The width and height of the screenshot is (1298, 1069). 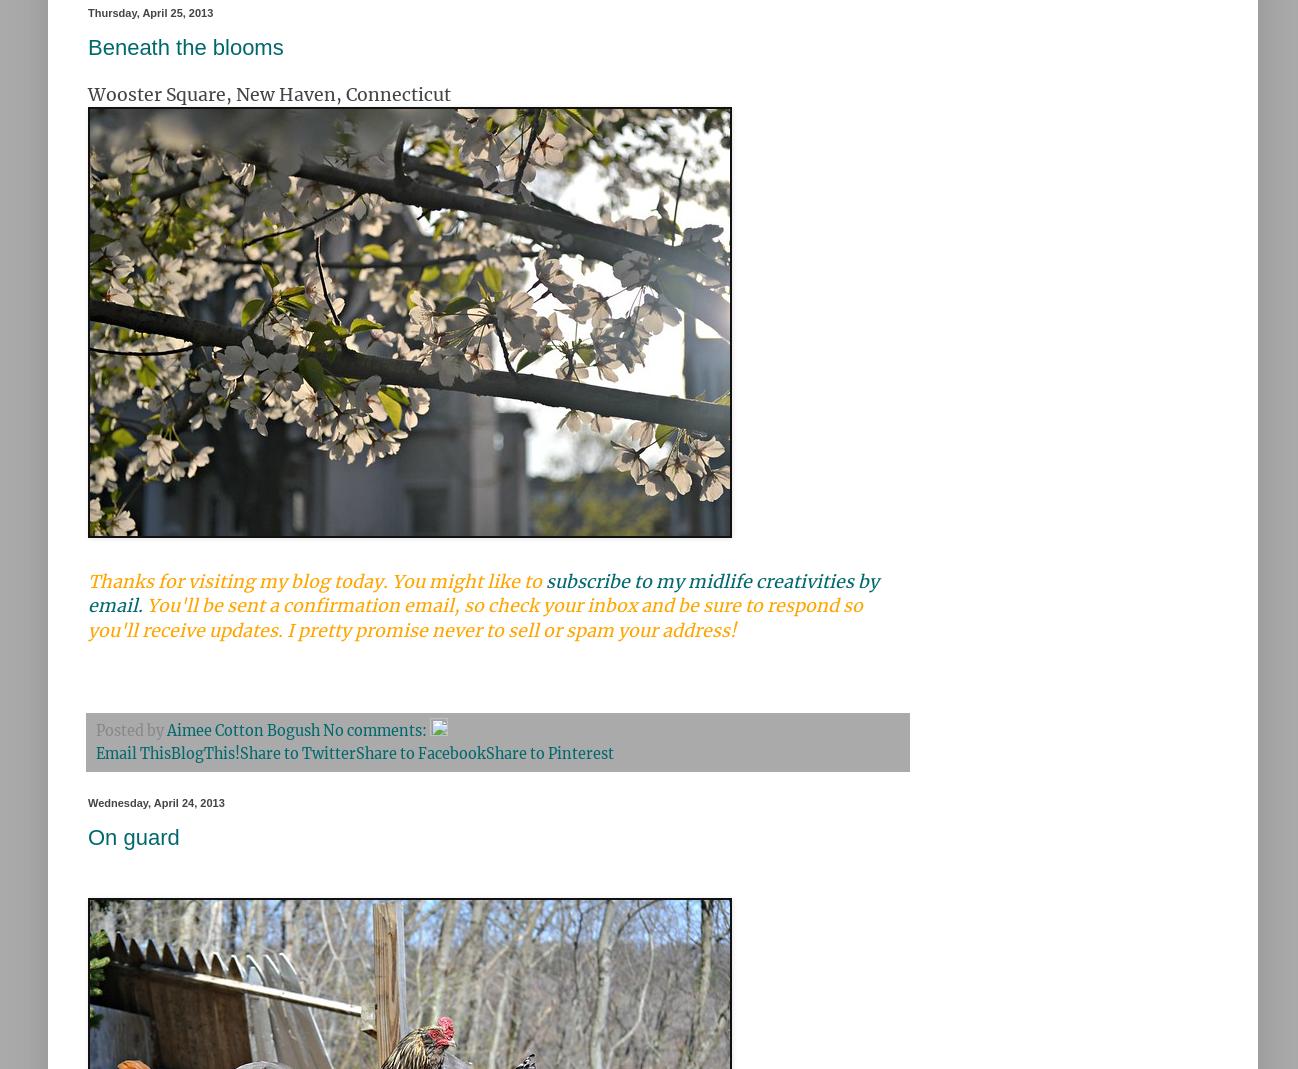 I want to click on 'Wednesday, April 24, 2013', so click(x=155, y=801).